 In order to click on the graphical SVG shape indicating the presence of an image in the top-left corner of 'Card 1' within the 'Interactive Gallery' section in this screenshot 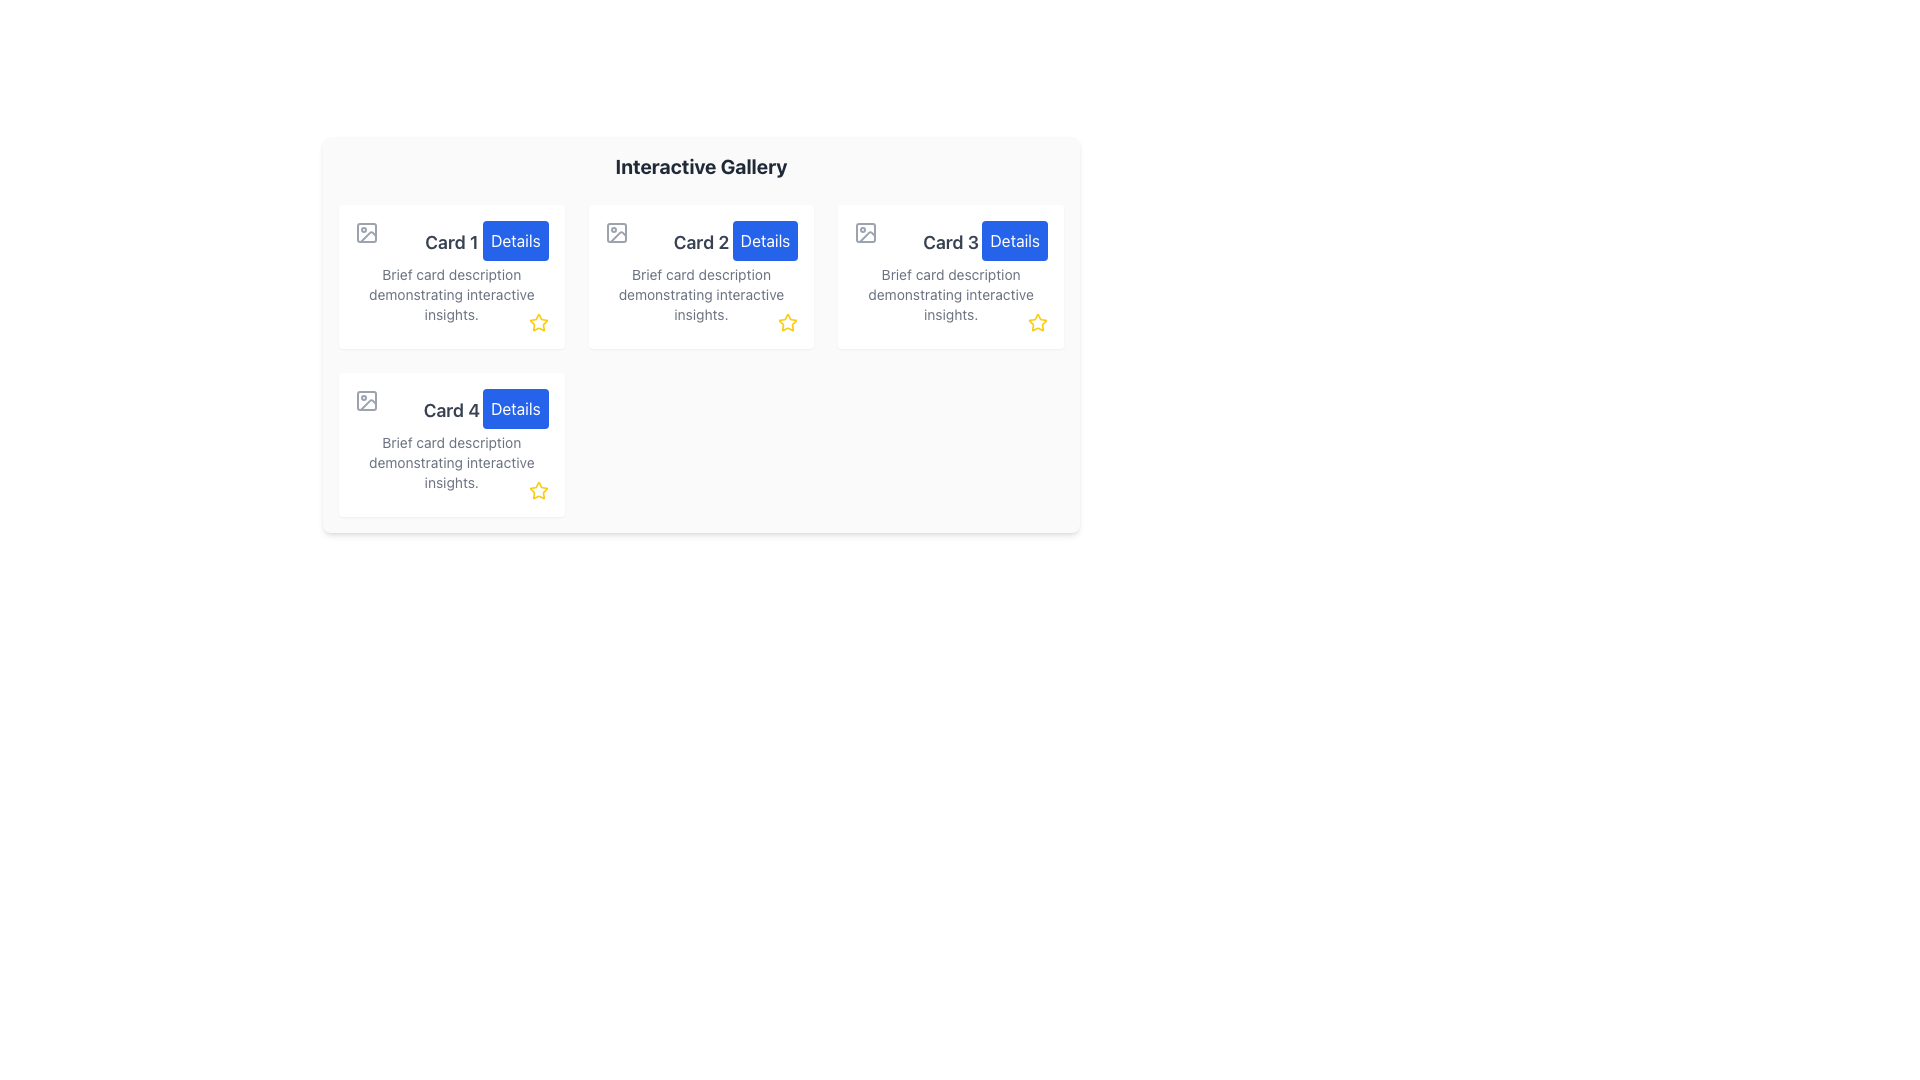, I will do `click(366, 231)`.